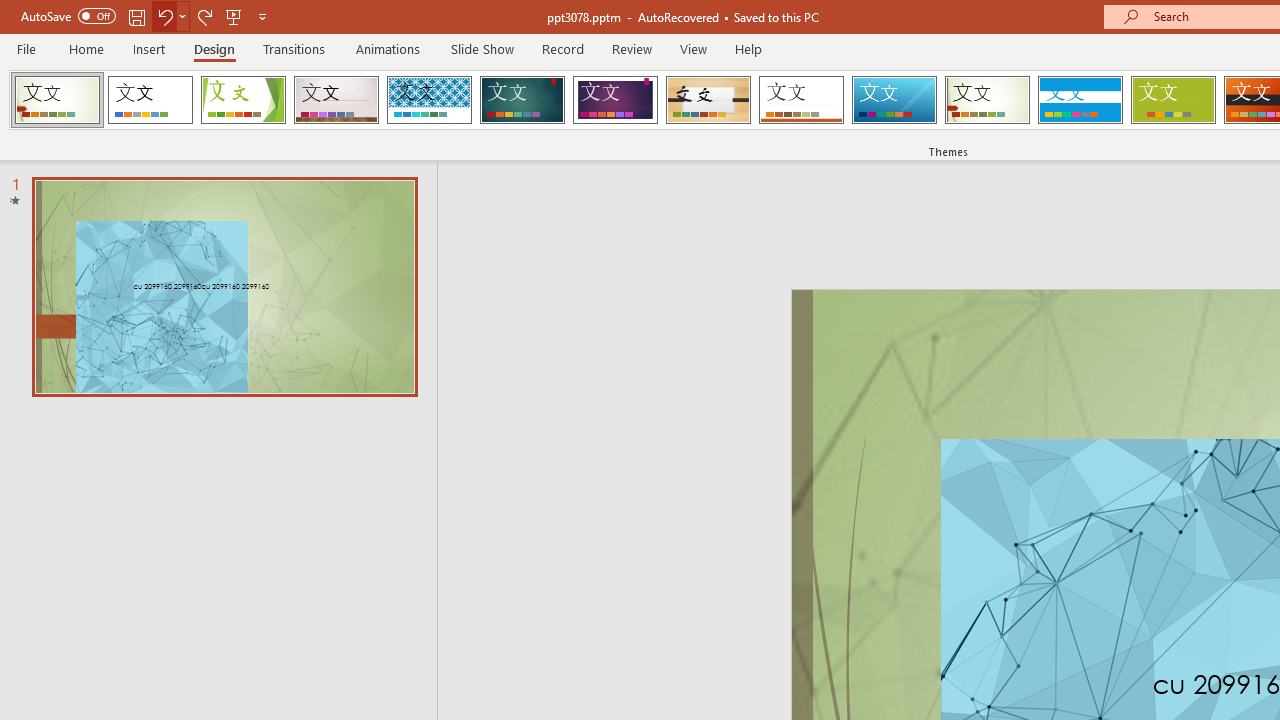  Describe the element at coordinates (801, 100) in the screenshot. I see `'Retrospect'` at that location.